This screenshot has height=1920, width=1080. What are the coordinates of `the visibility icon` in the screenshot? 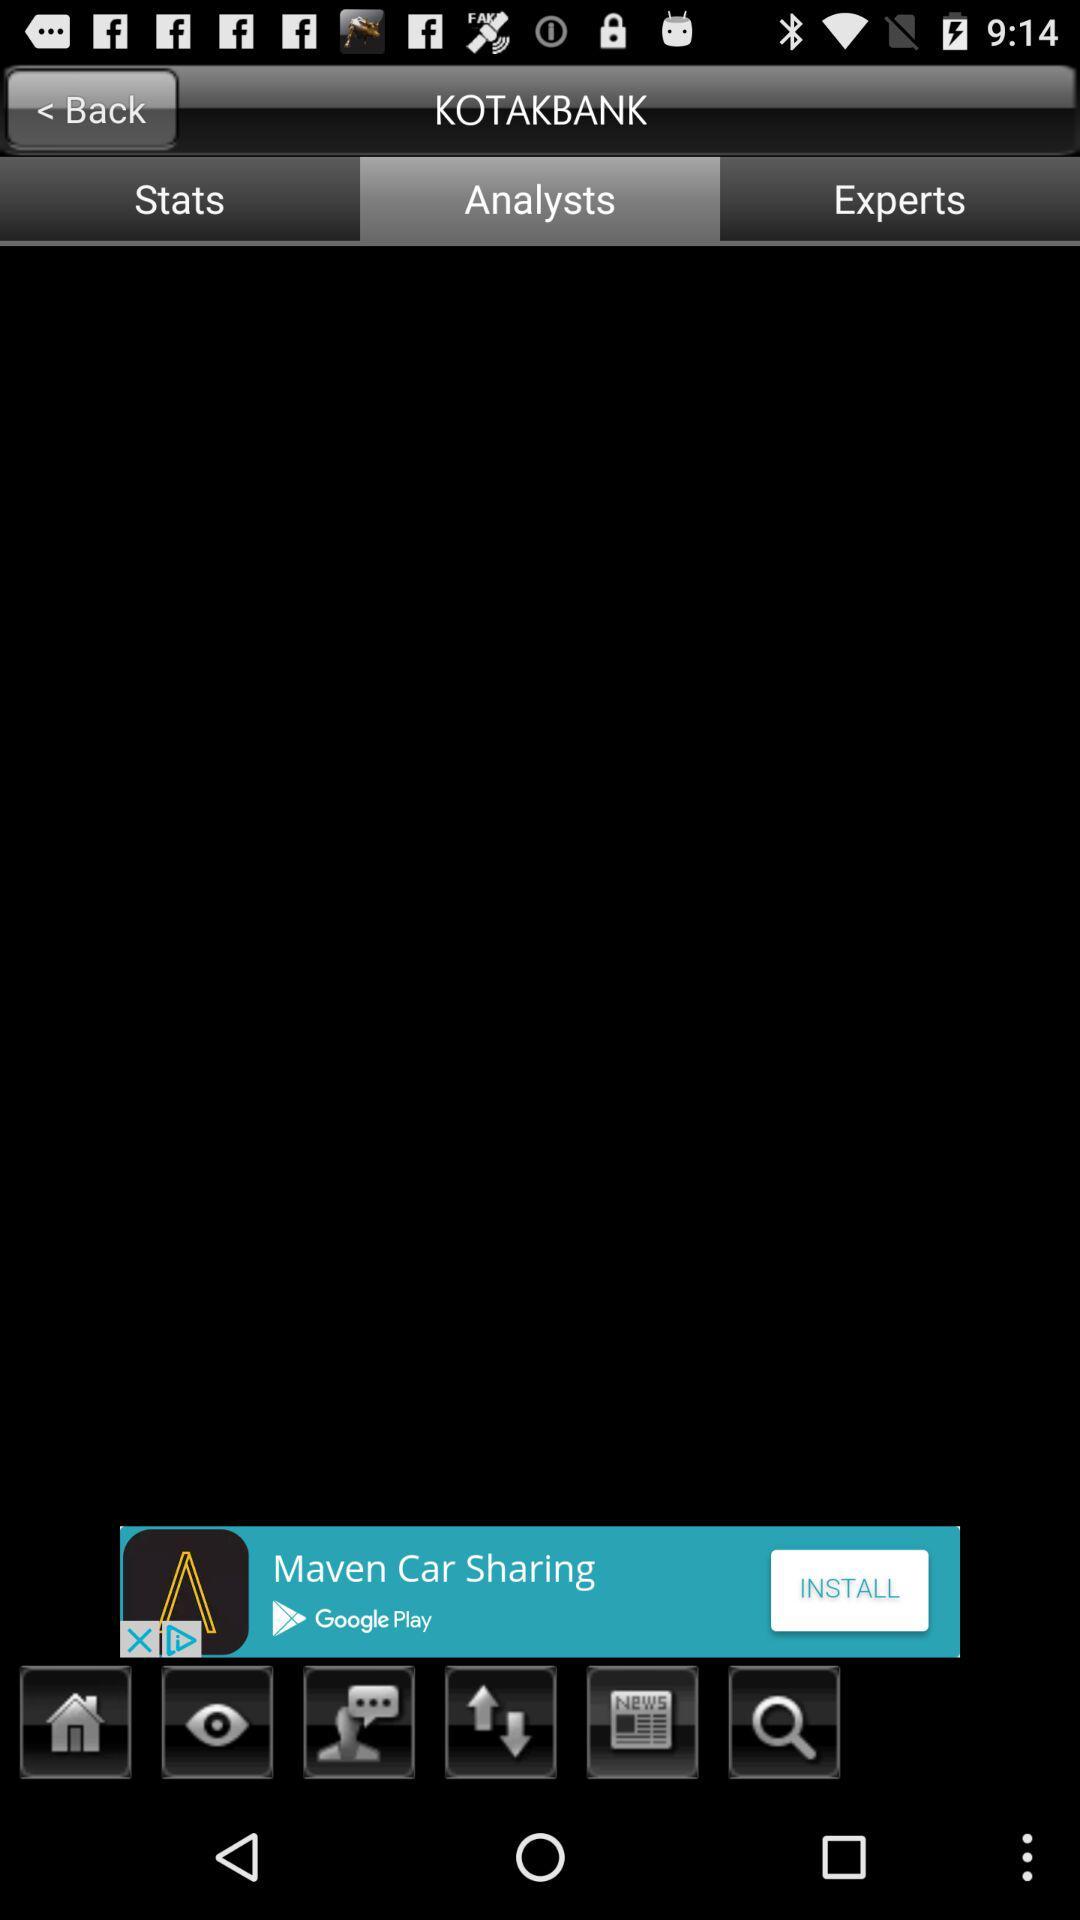 It's located at (217, 1848).